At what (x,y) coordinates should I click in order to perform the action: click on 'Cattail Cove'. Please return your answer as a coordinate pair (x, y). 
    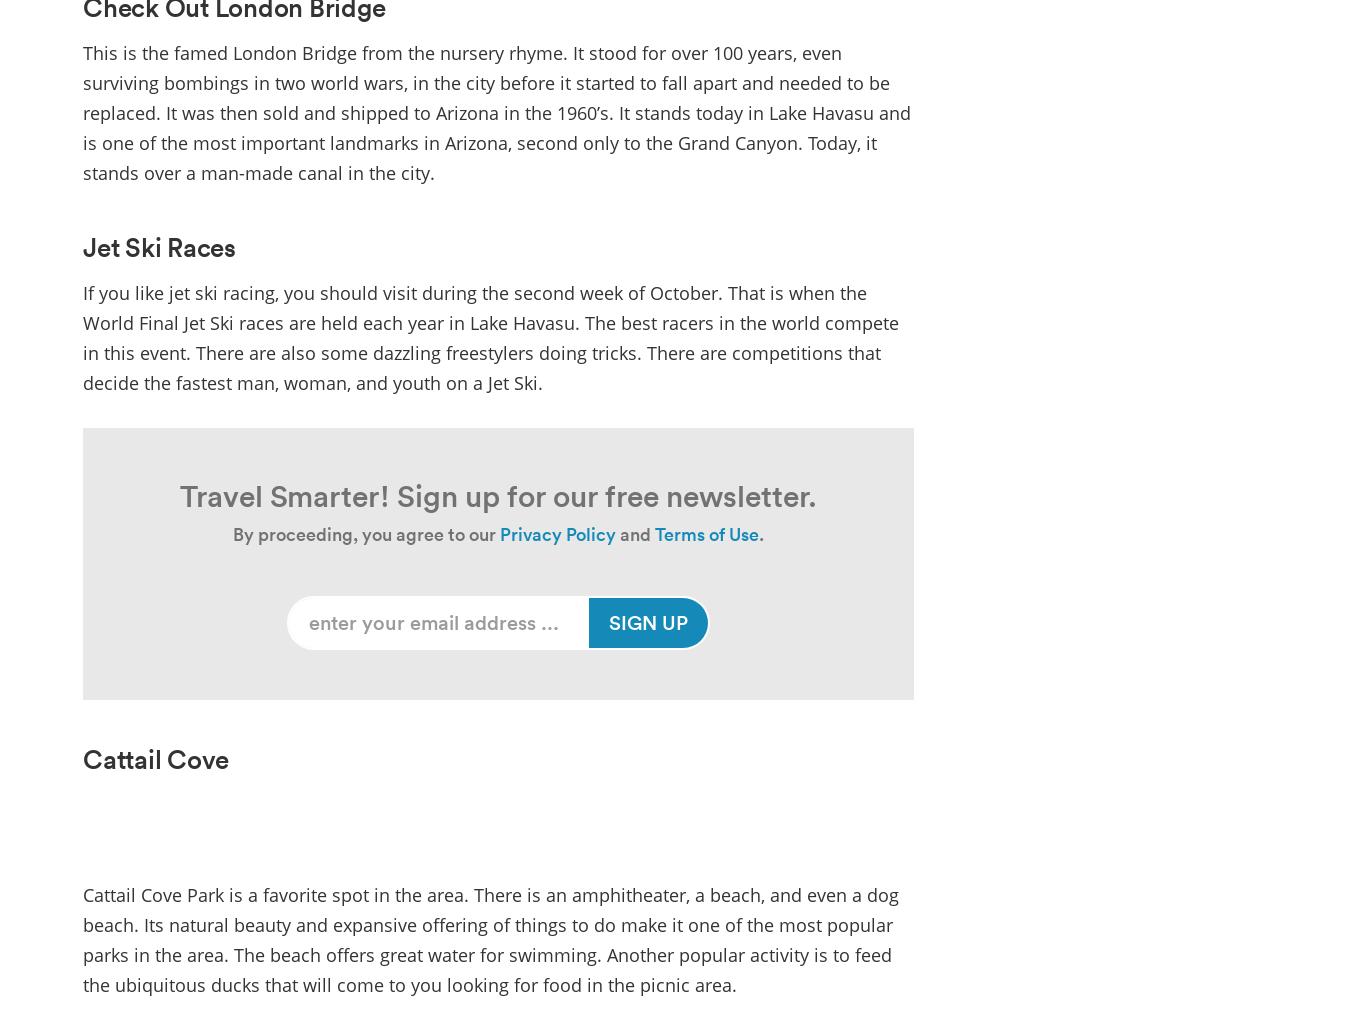
    Looking at the image, I should click on (154, 758).